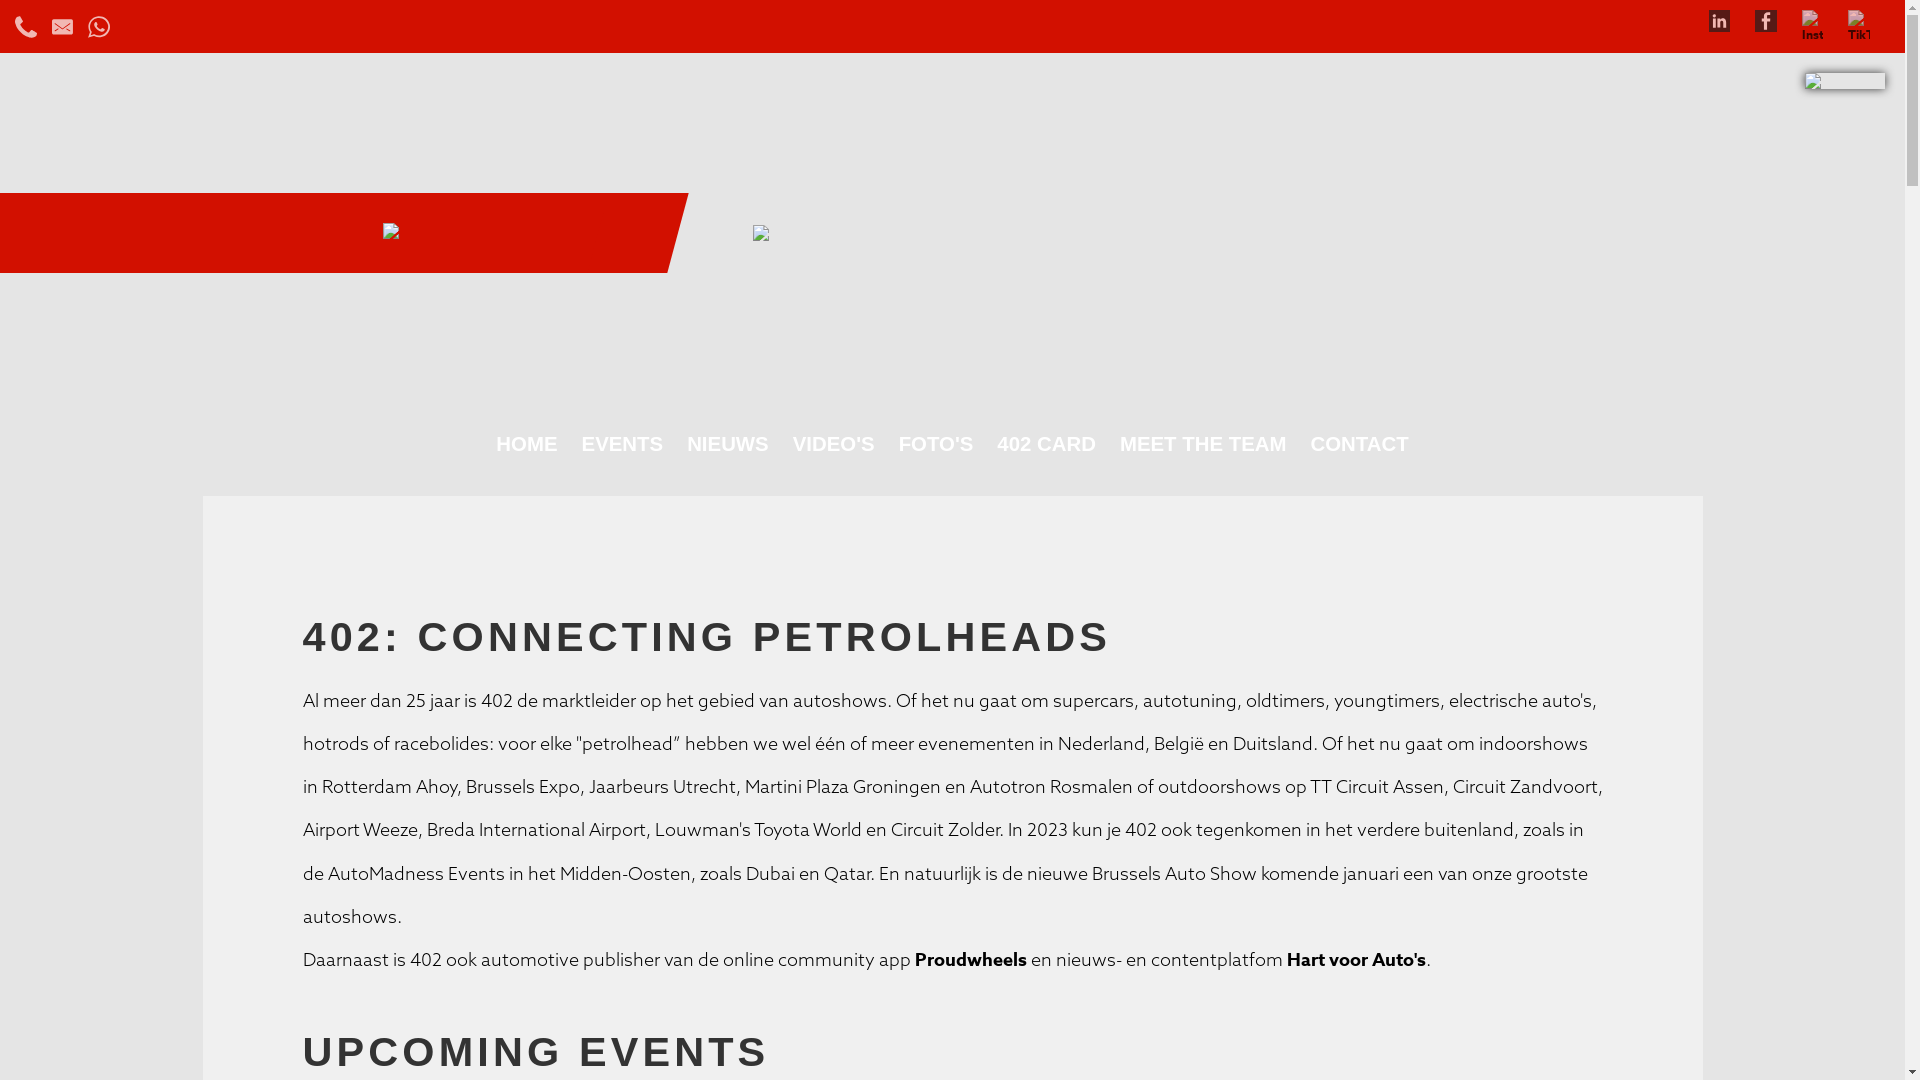  Describe the element at coordinates (98, 24) in the screenshot. I see `'Whatsapp'` at that location.